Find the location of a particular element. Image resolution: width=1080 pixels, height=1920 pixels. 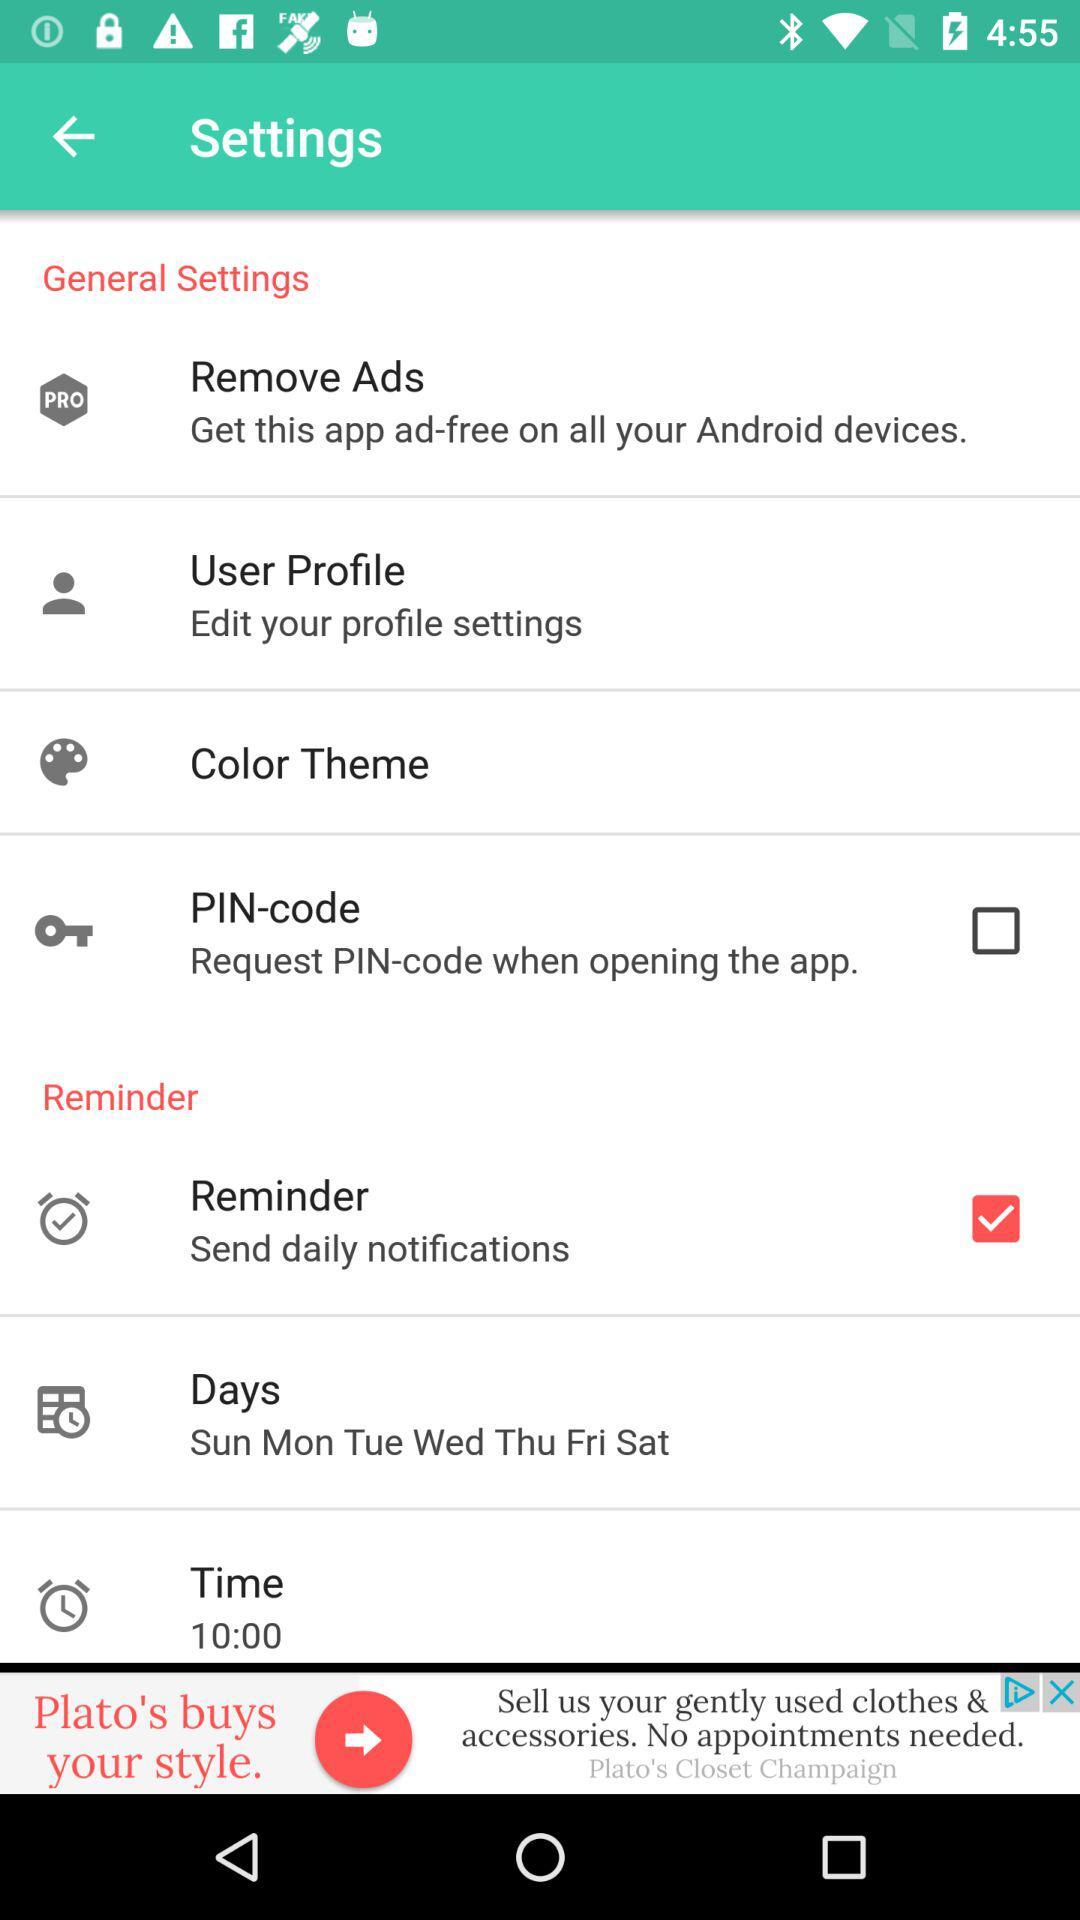

option is located at coordinates (540, 1727).